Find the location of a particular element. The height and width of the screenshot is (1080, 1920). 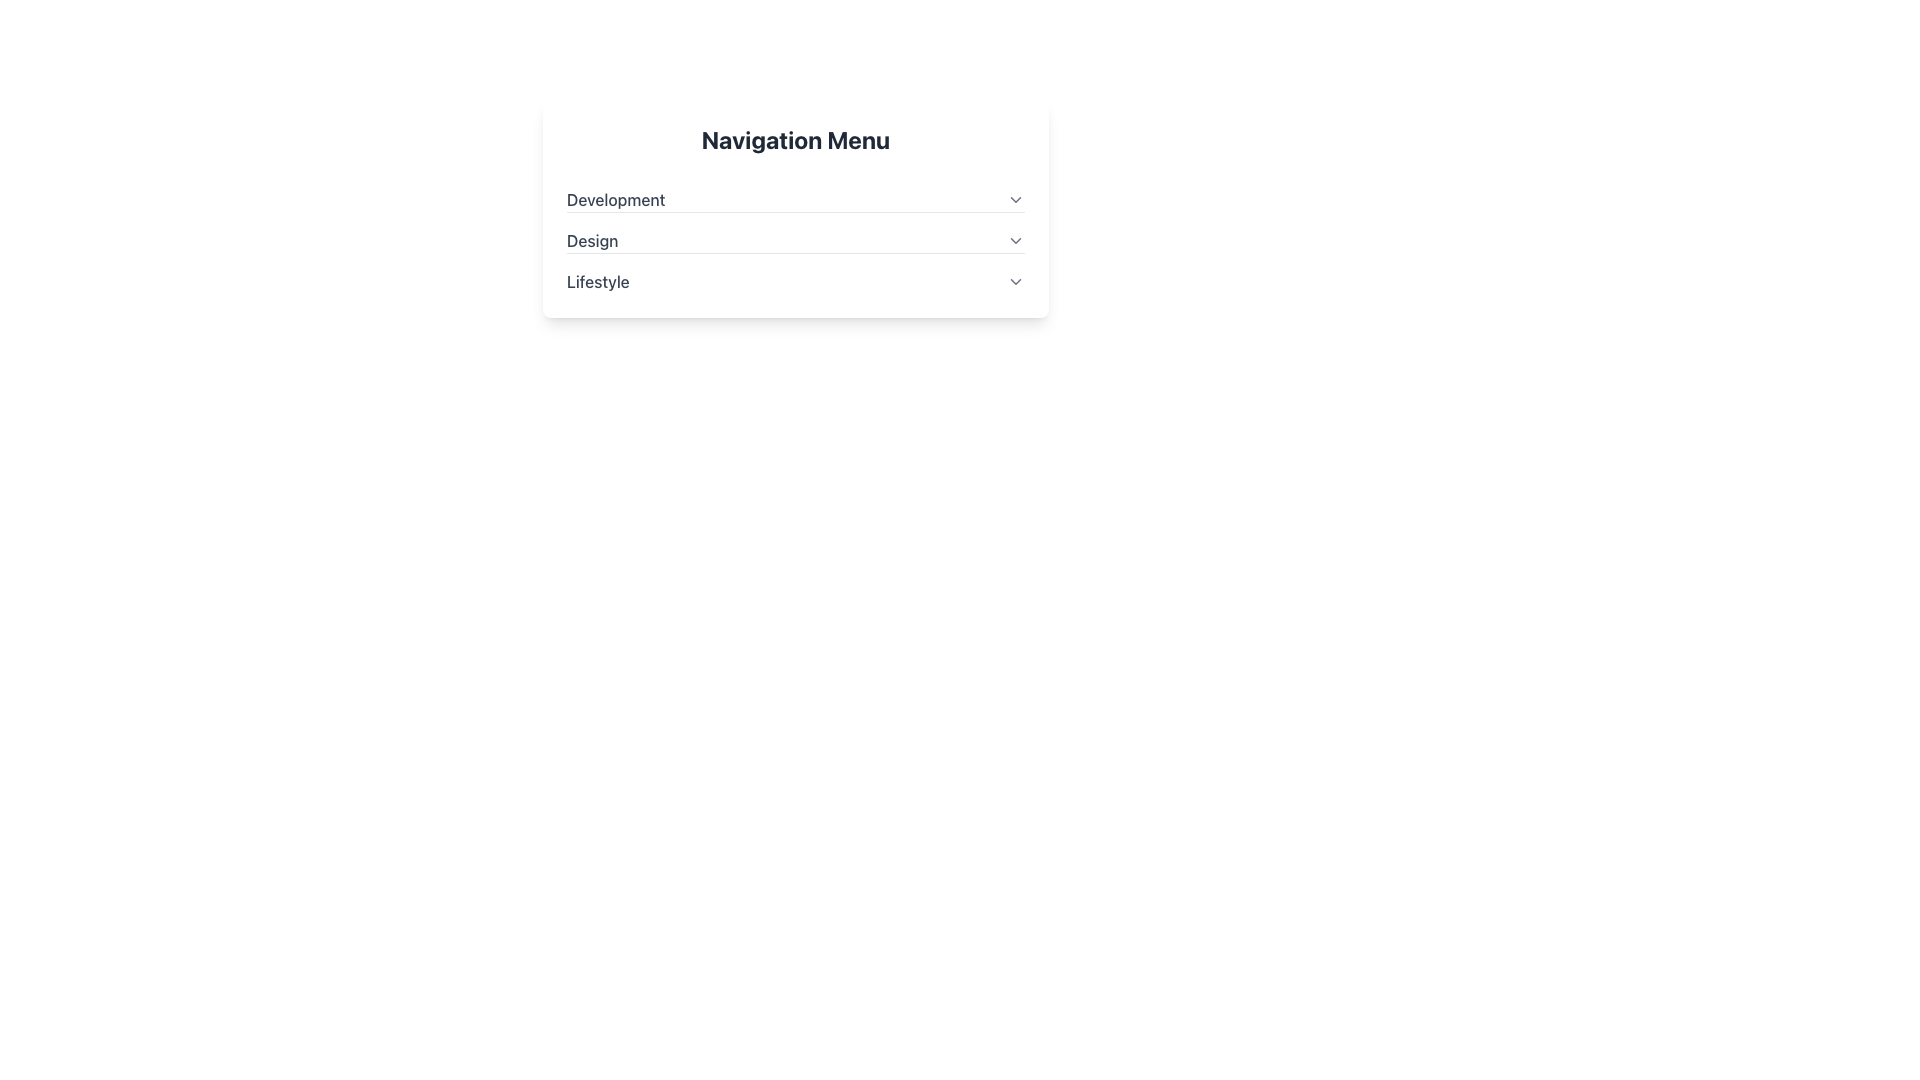

the 'Design' dropdown menu item, which is the second item in the vertical navigation menu is located at coordinates (795, 231).